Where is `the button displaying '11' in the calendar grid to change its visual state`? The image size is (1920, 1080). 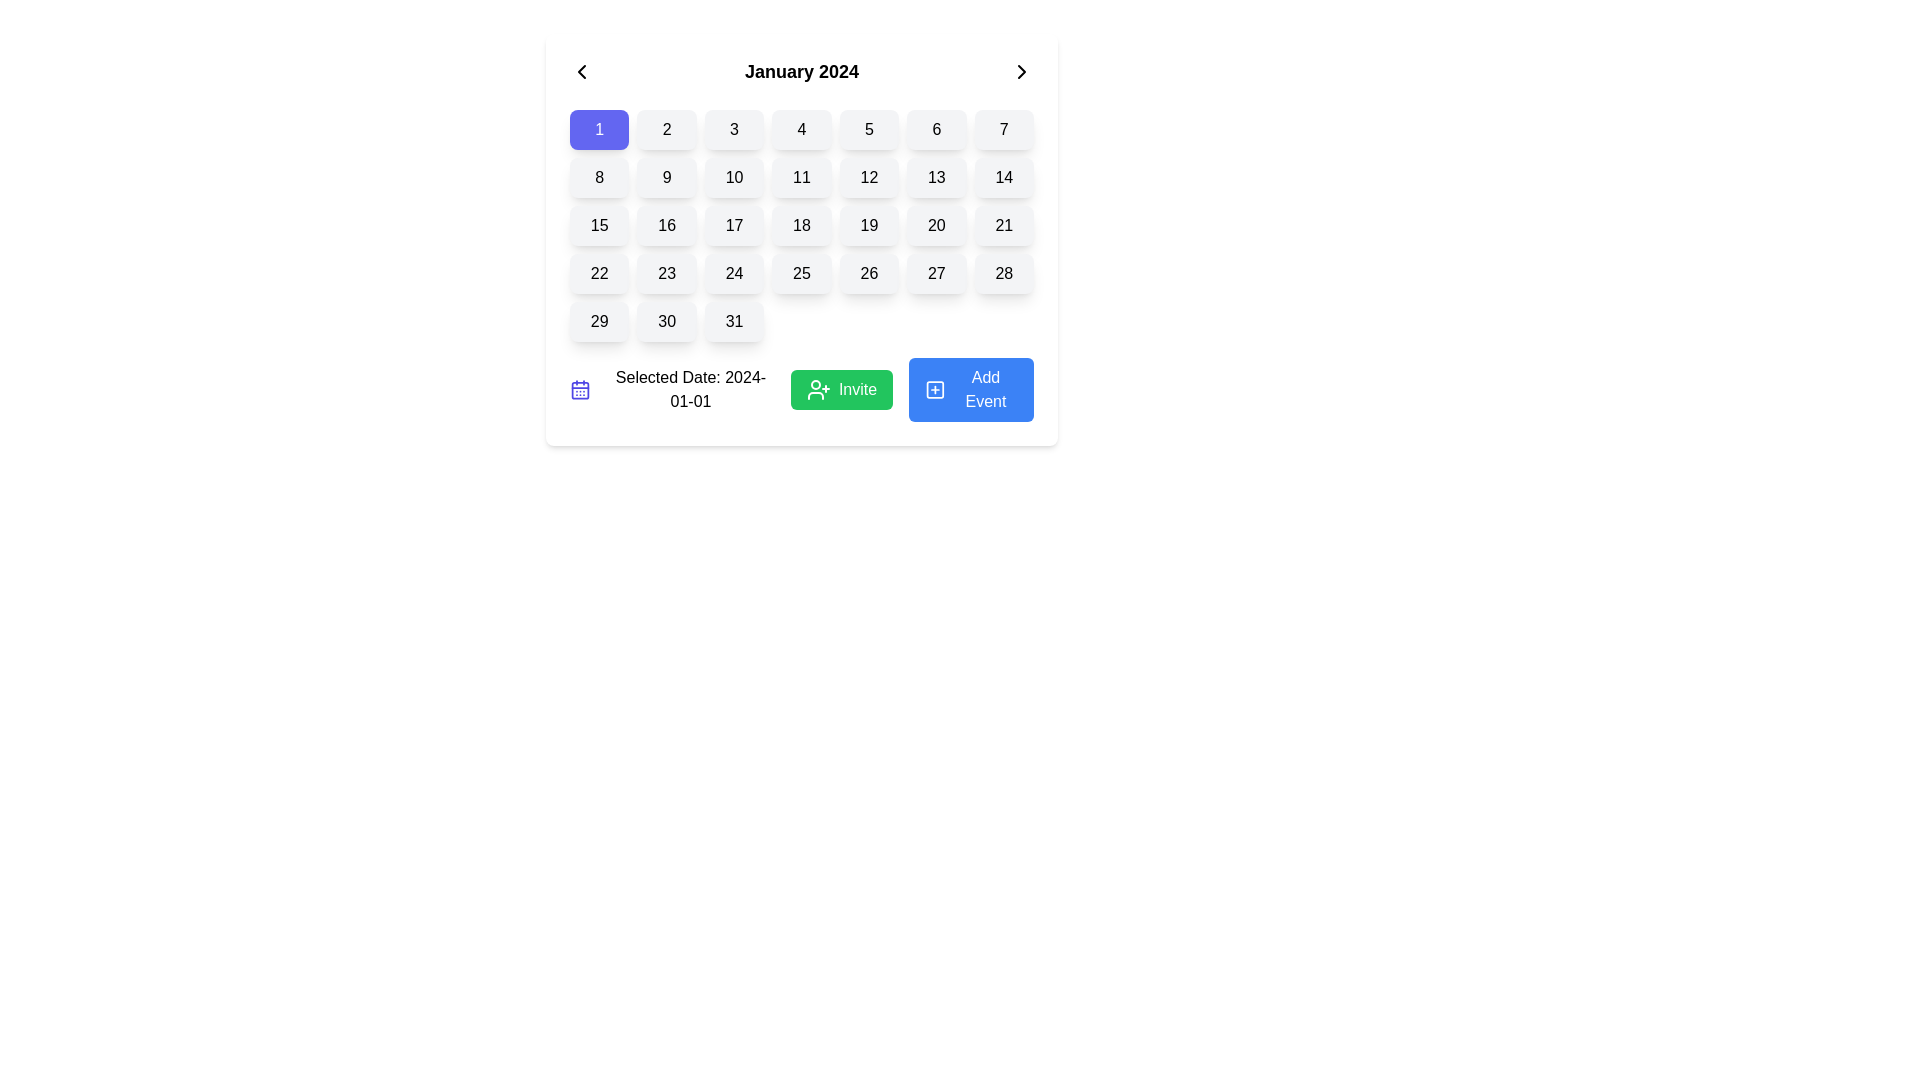 the button displaying '11' in the calendar grid to change its visual state is located at coordinates (801, 176).